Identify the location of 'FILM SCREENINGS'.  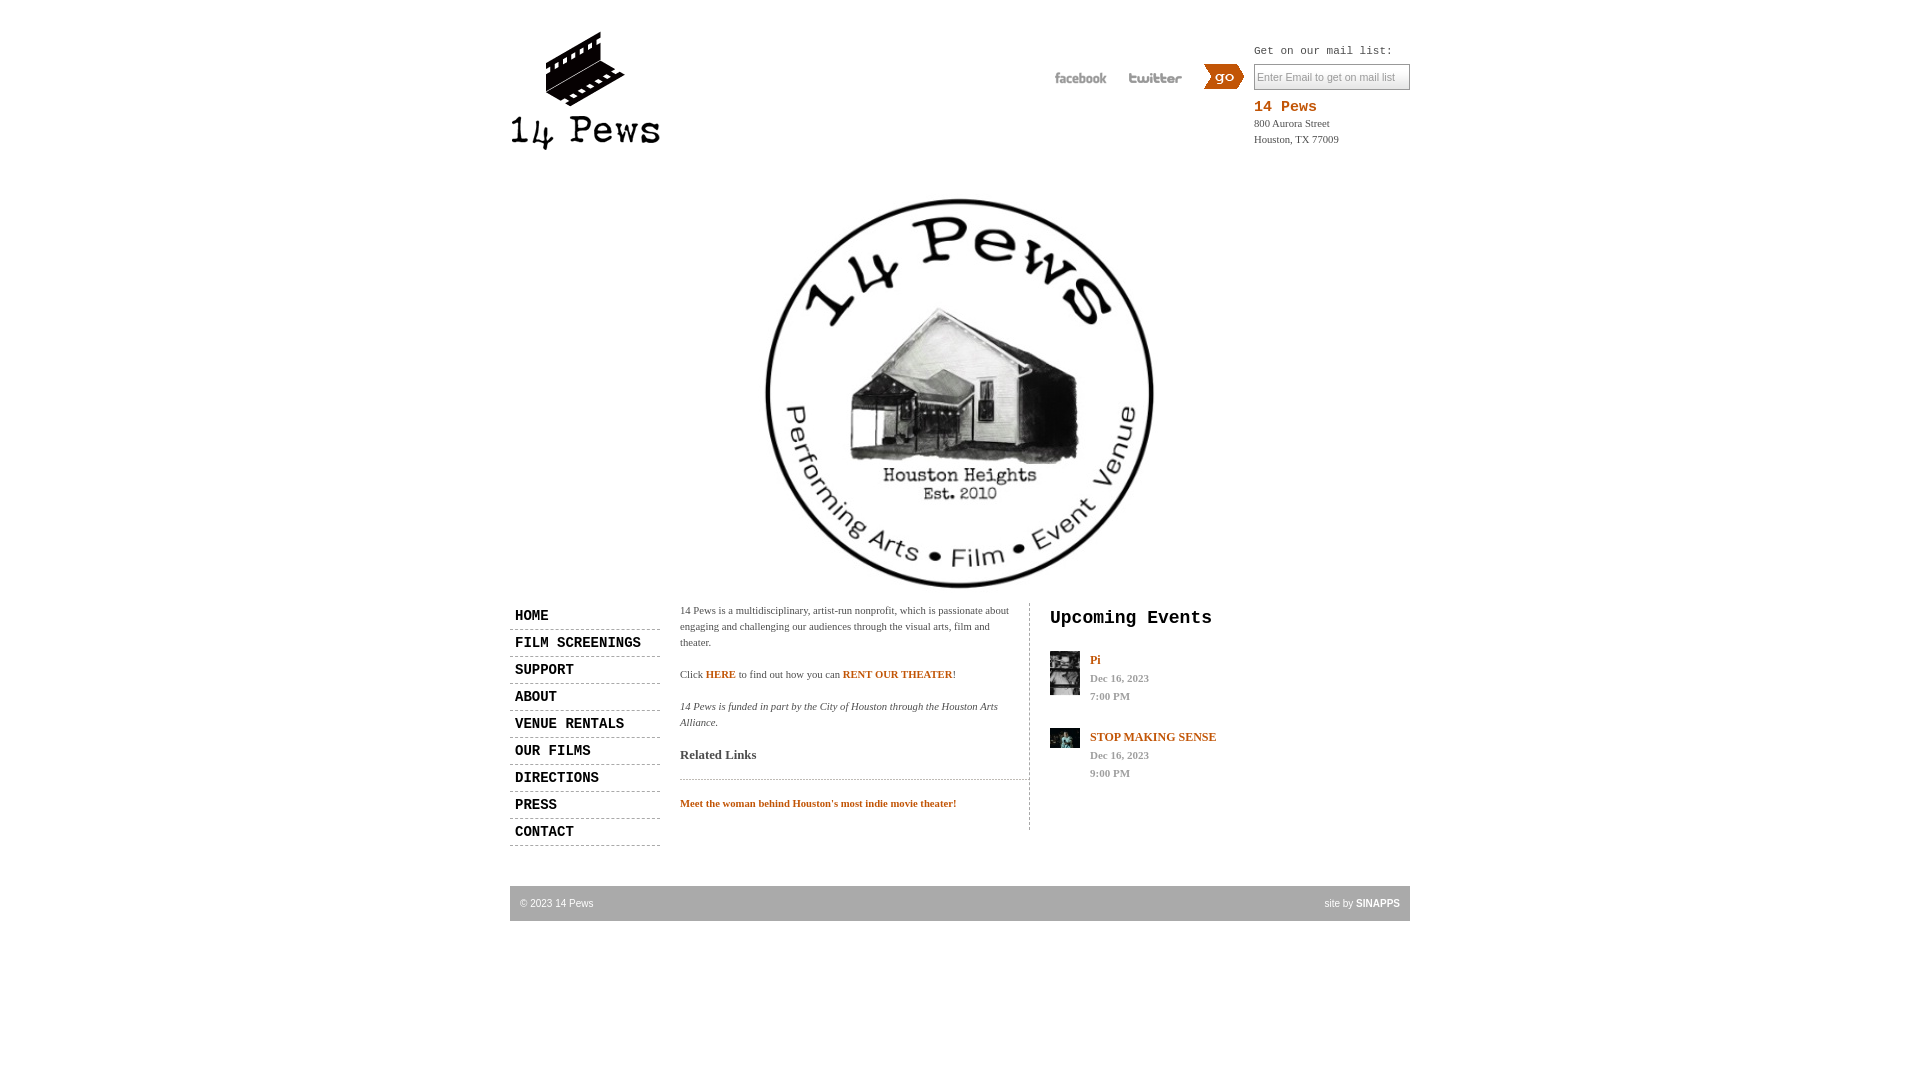
(584, 643).